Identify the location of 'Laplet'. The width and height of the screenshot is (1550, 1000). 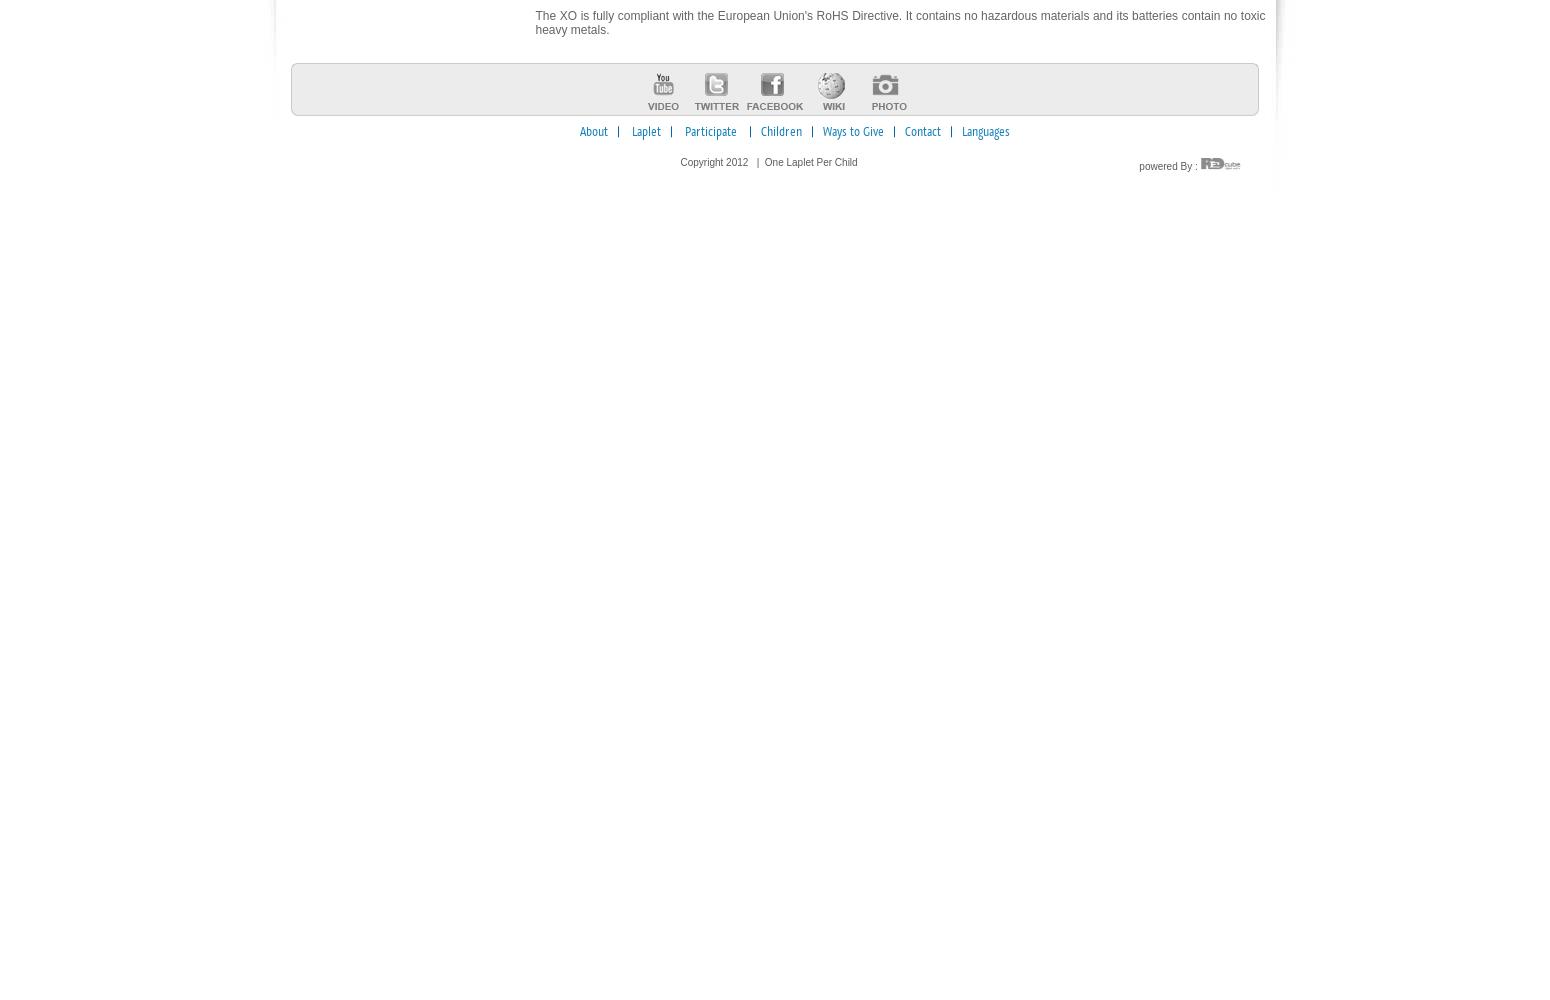
(645, 132).